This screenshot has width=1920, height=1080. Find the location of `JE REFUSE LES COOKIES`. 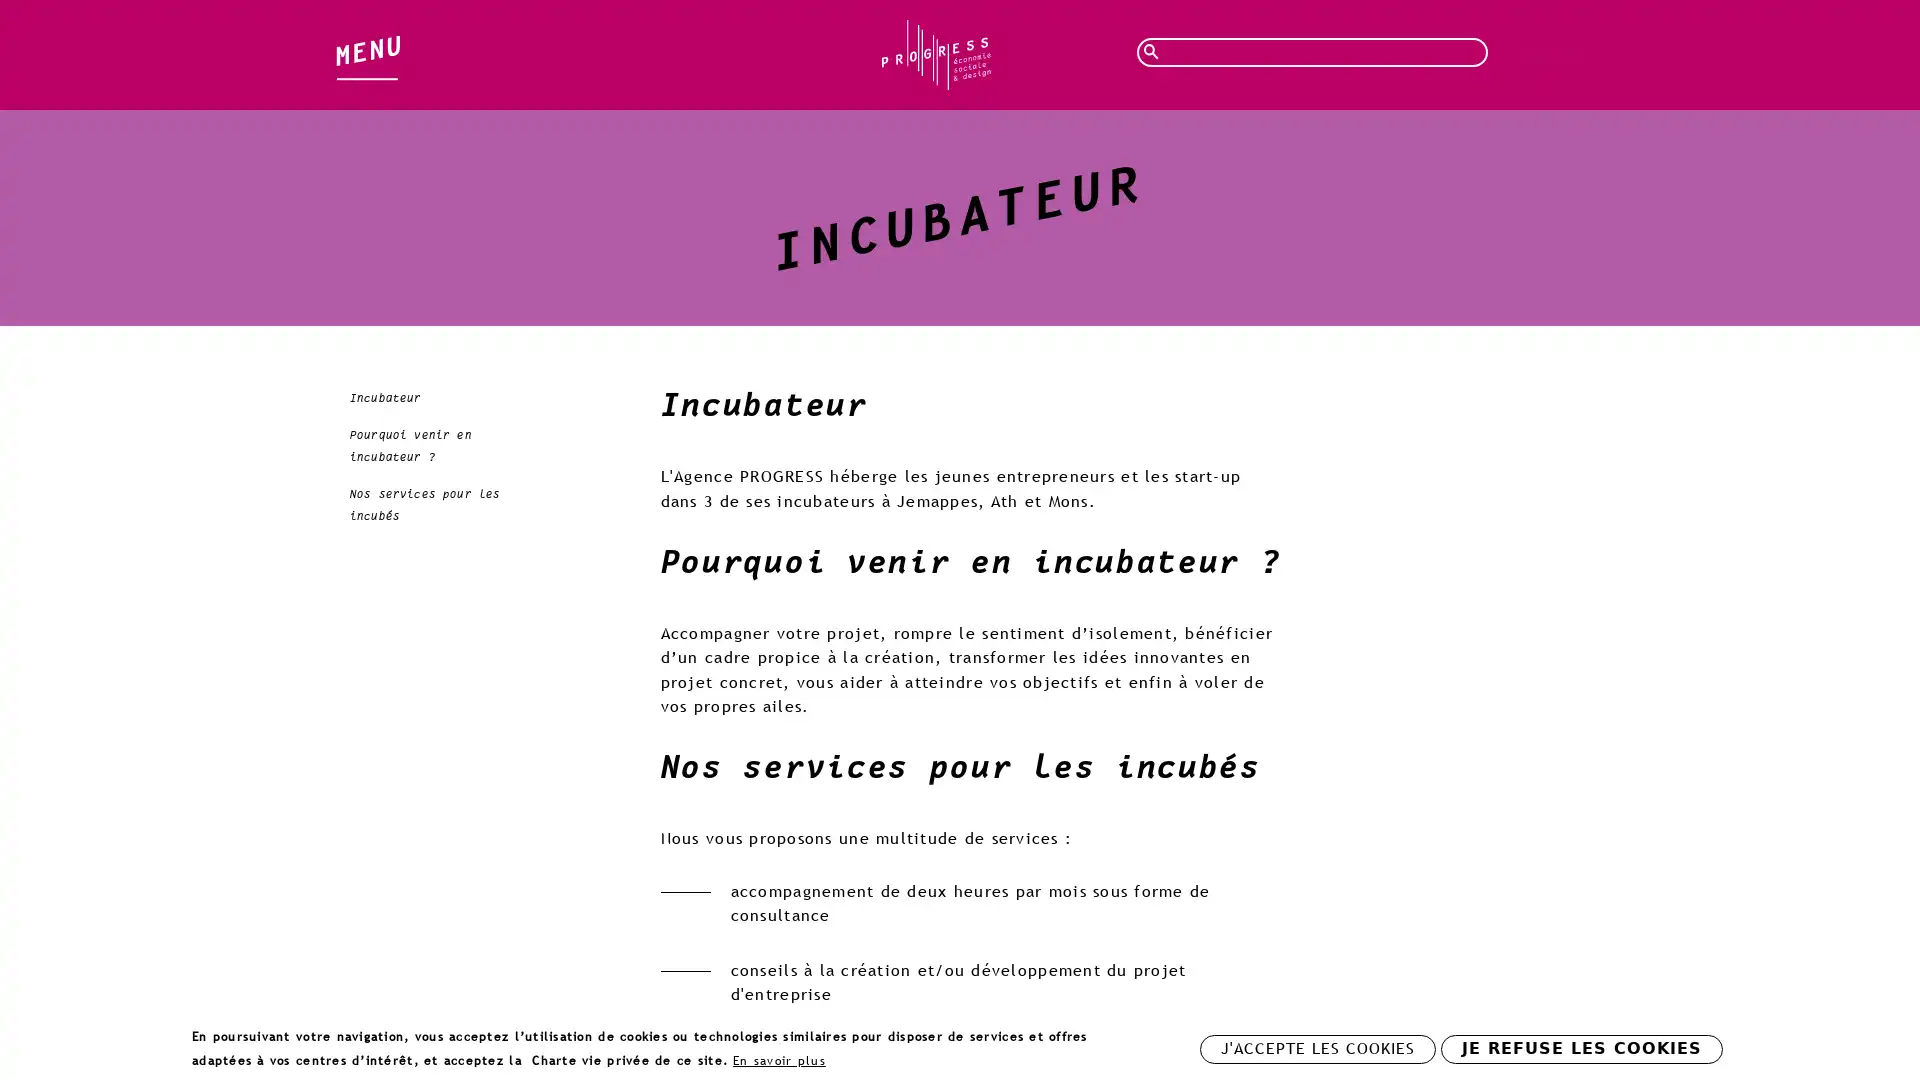

JE REFUSE LES COOKIES is located at coordinates (1581, 1048).